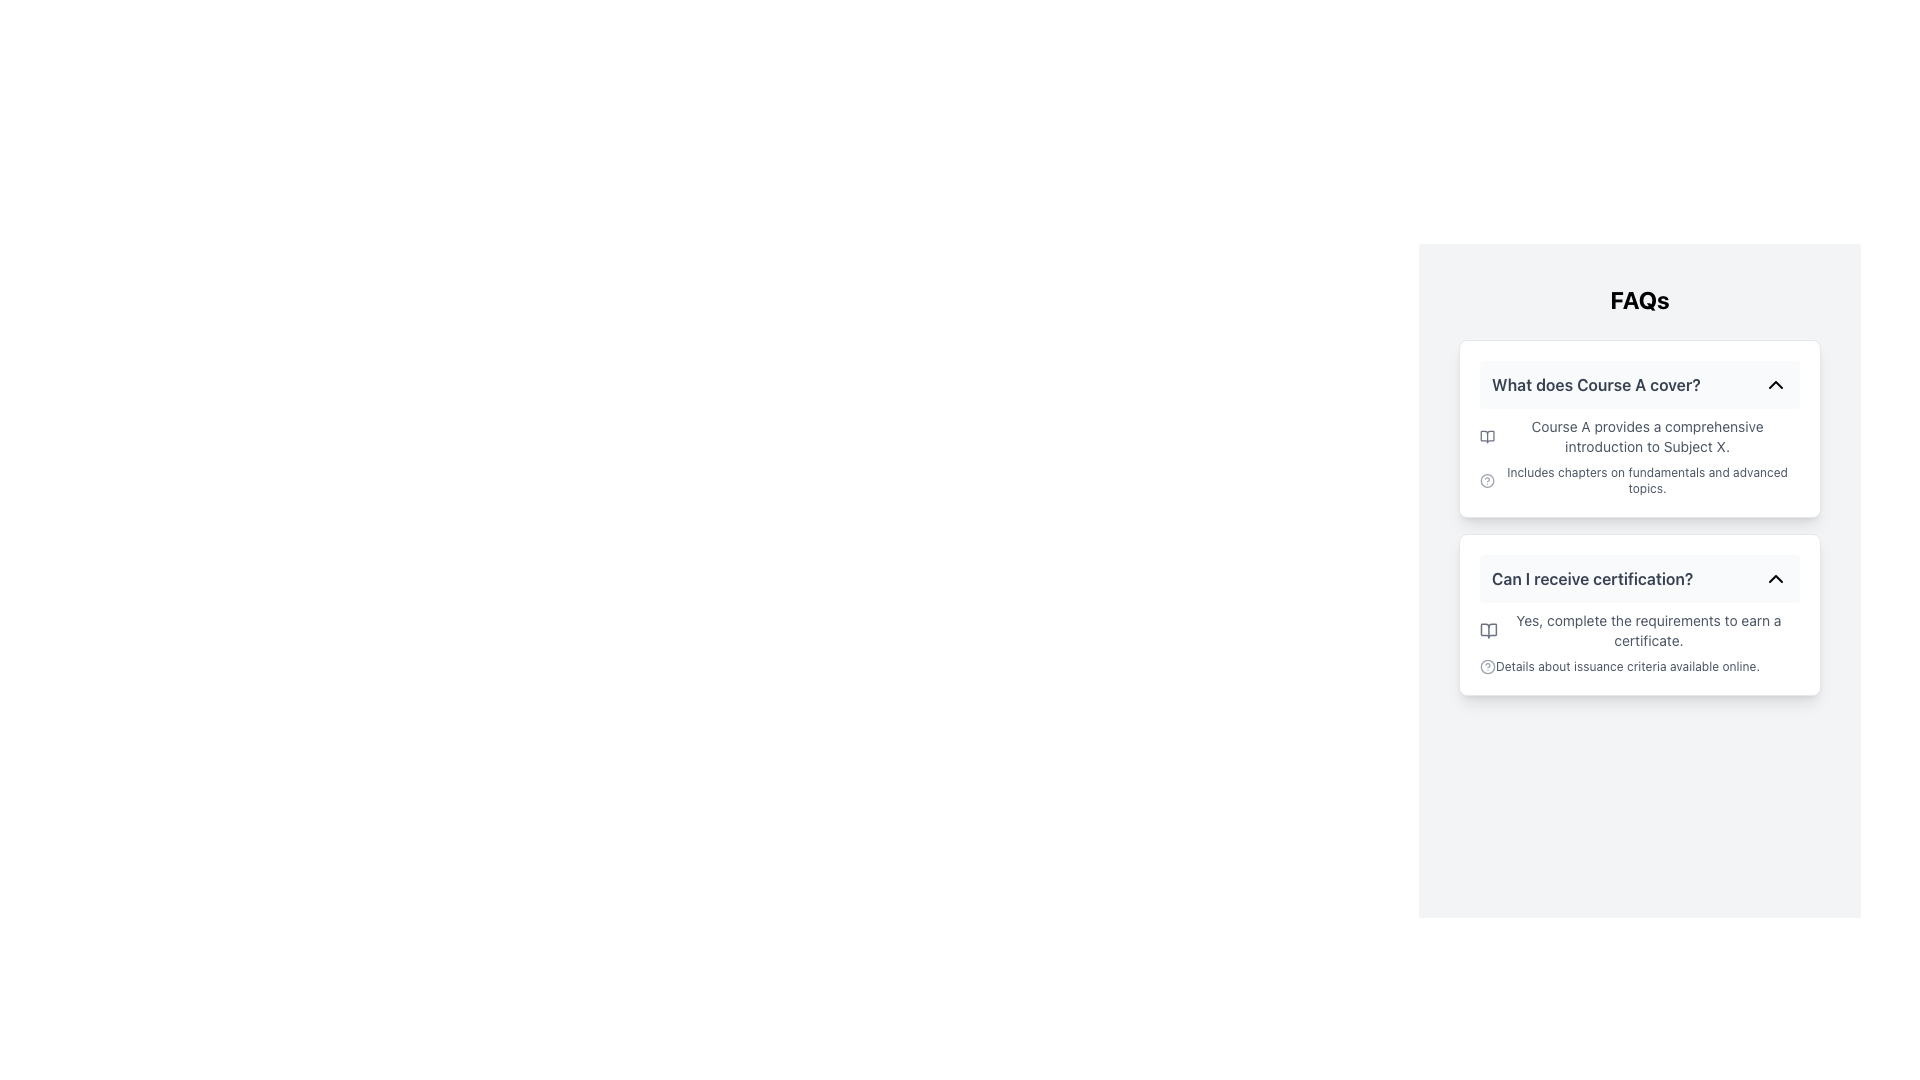  What do you see at coordinates (1640, 631) in the screenshot?
I see `text label that says 'Yes, complete the requirements to earn a certificate.' located within the FAQ section under the question 'Can I receive certification?'` at bounding box center [1640, 631].